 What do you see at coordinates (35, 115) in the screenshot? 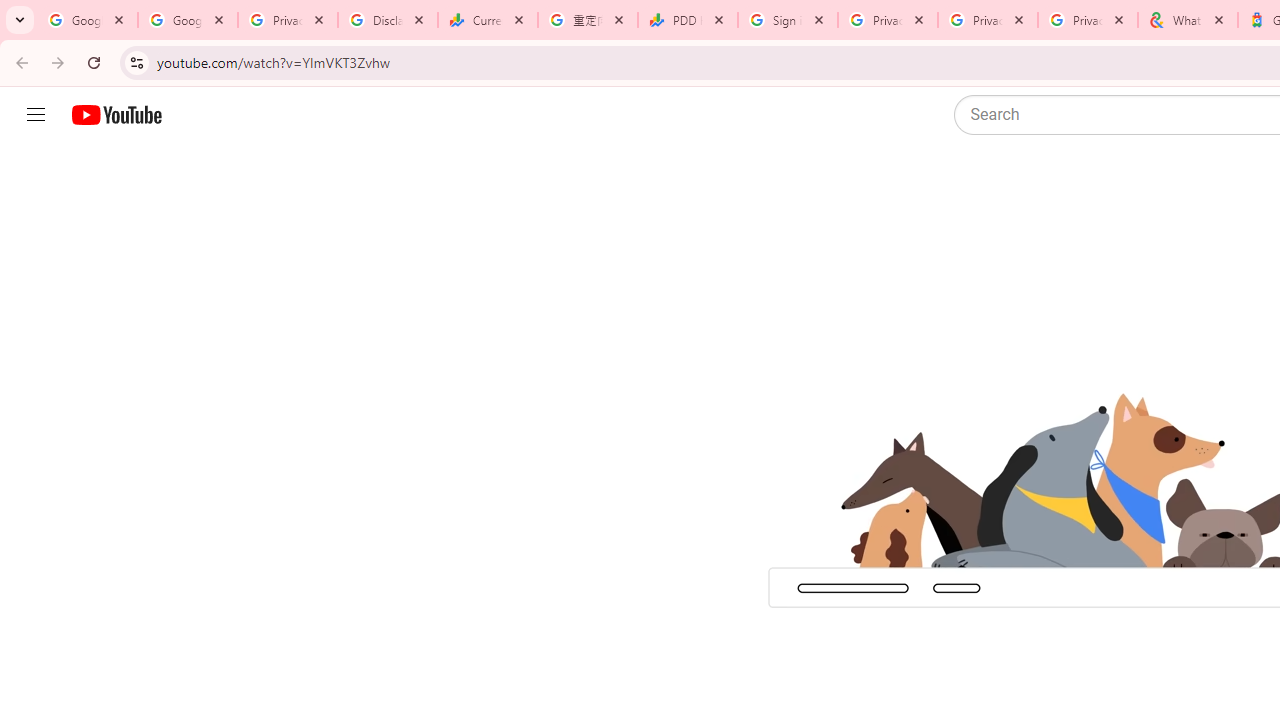
I see `'Guide'` at bounding box center [35, 115].